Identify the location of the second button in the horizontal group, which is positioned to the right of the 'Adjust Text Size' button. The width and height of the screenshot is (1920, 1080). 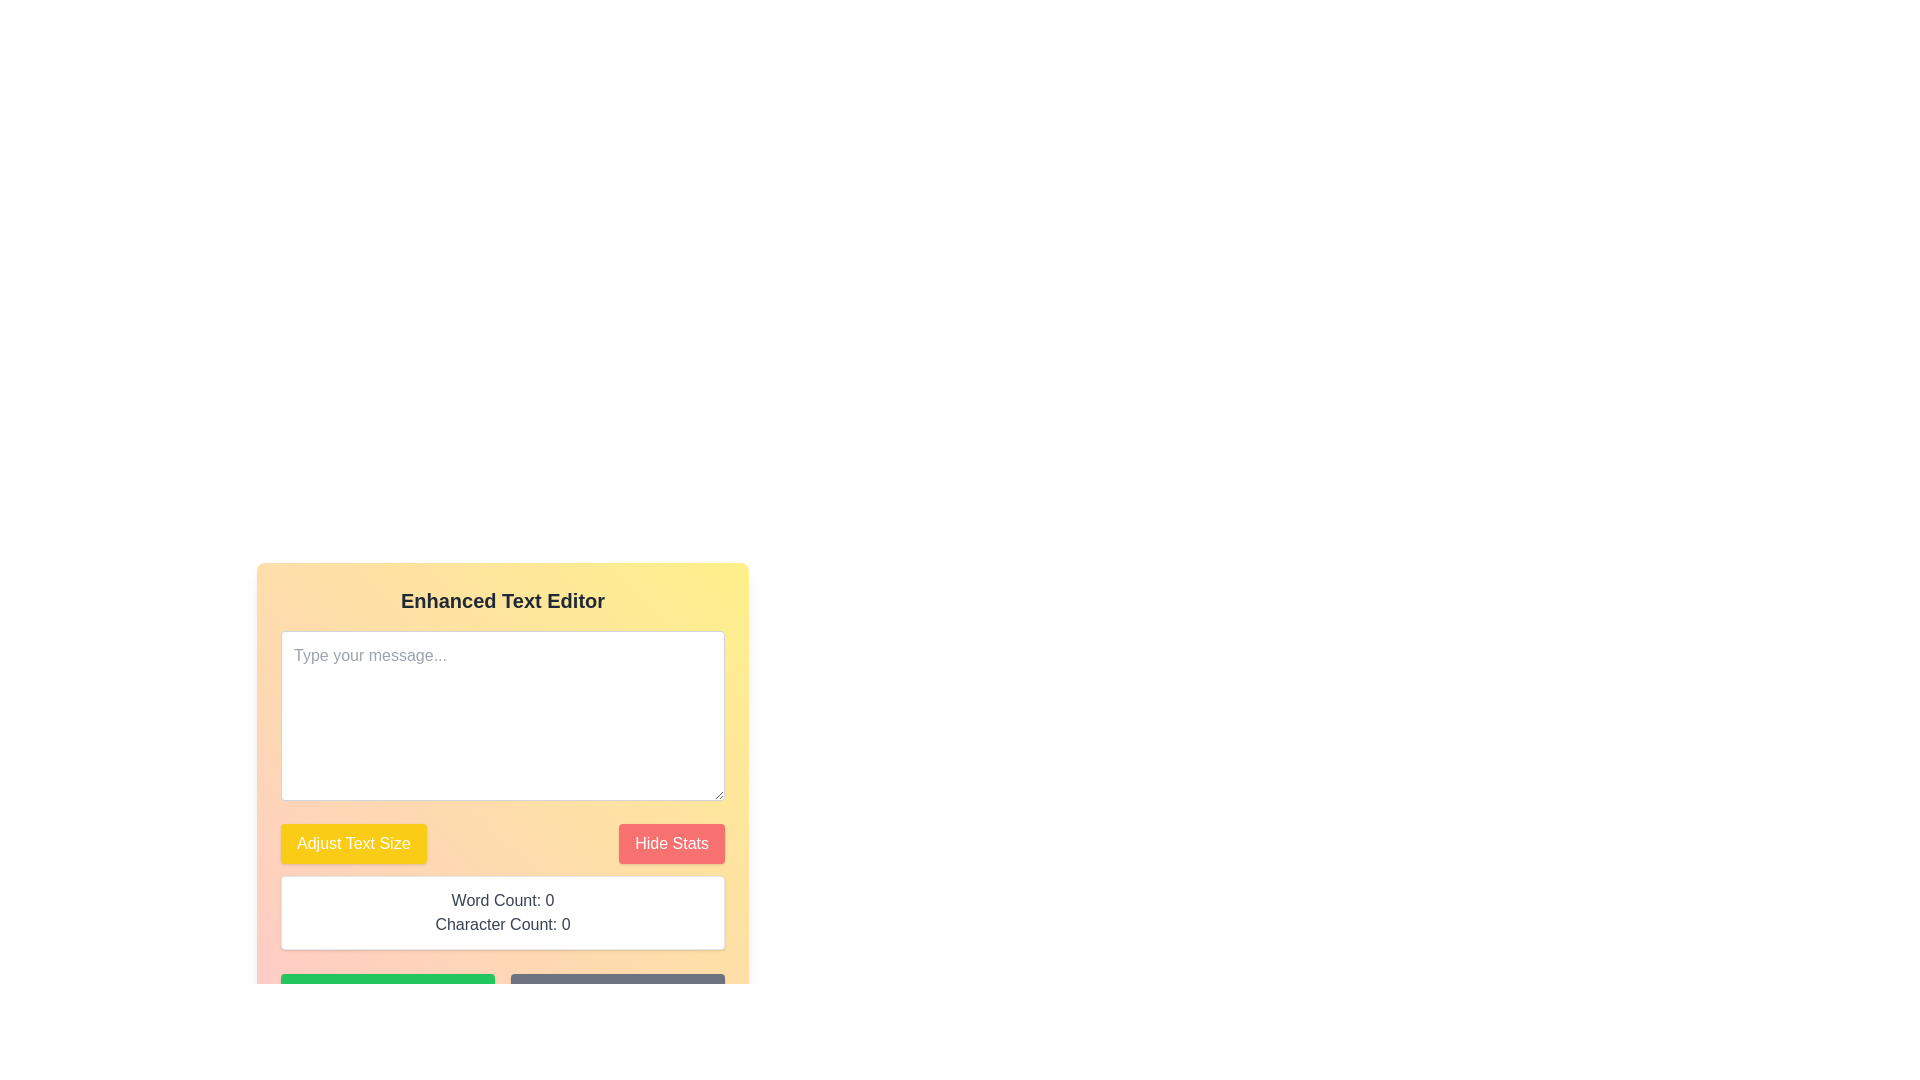
(672, 844).